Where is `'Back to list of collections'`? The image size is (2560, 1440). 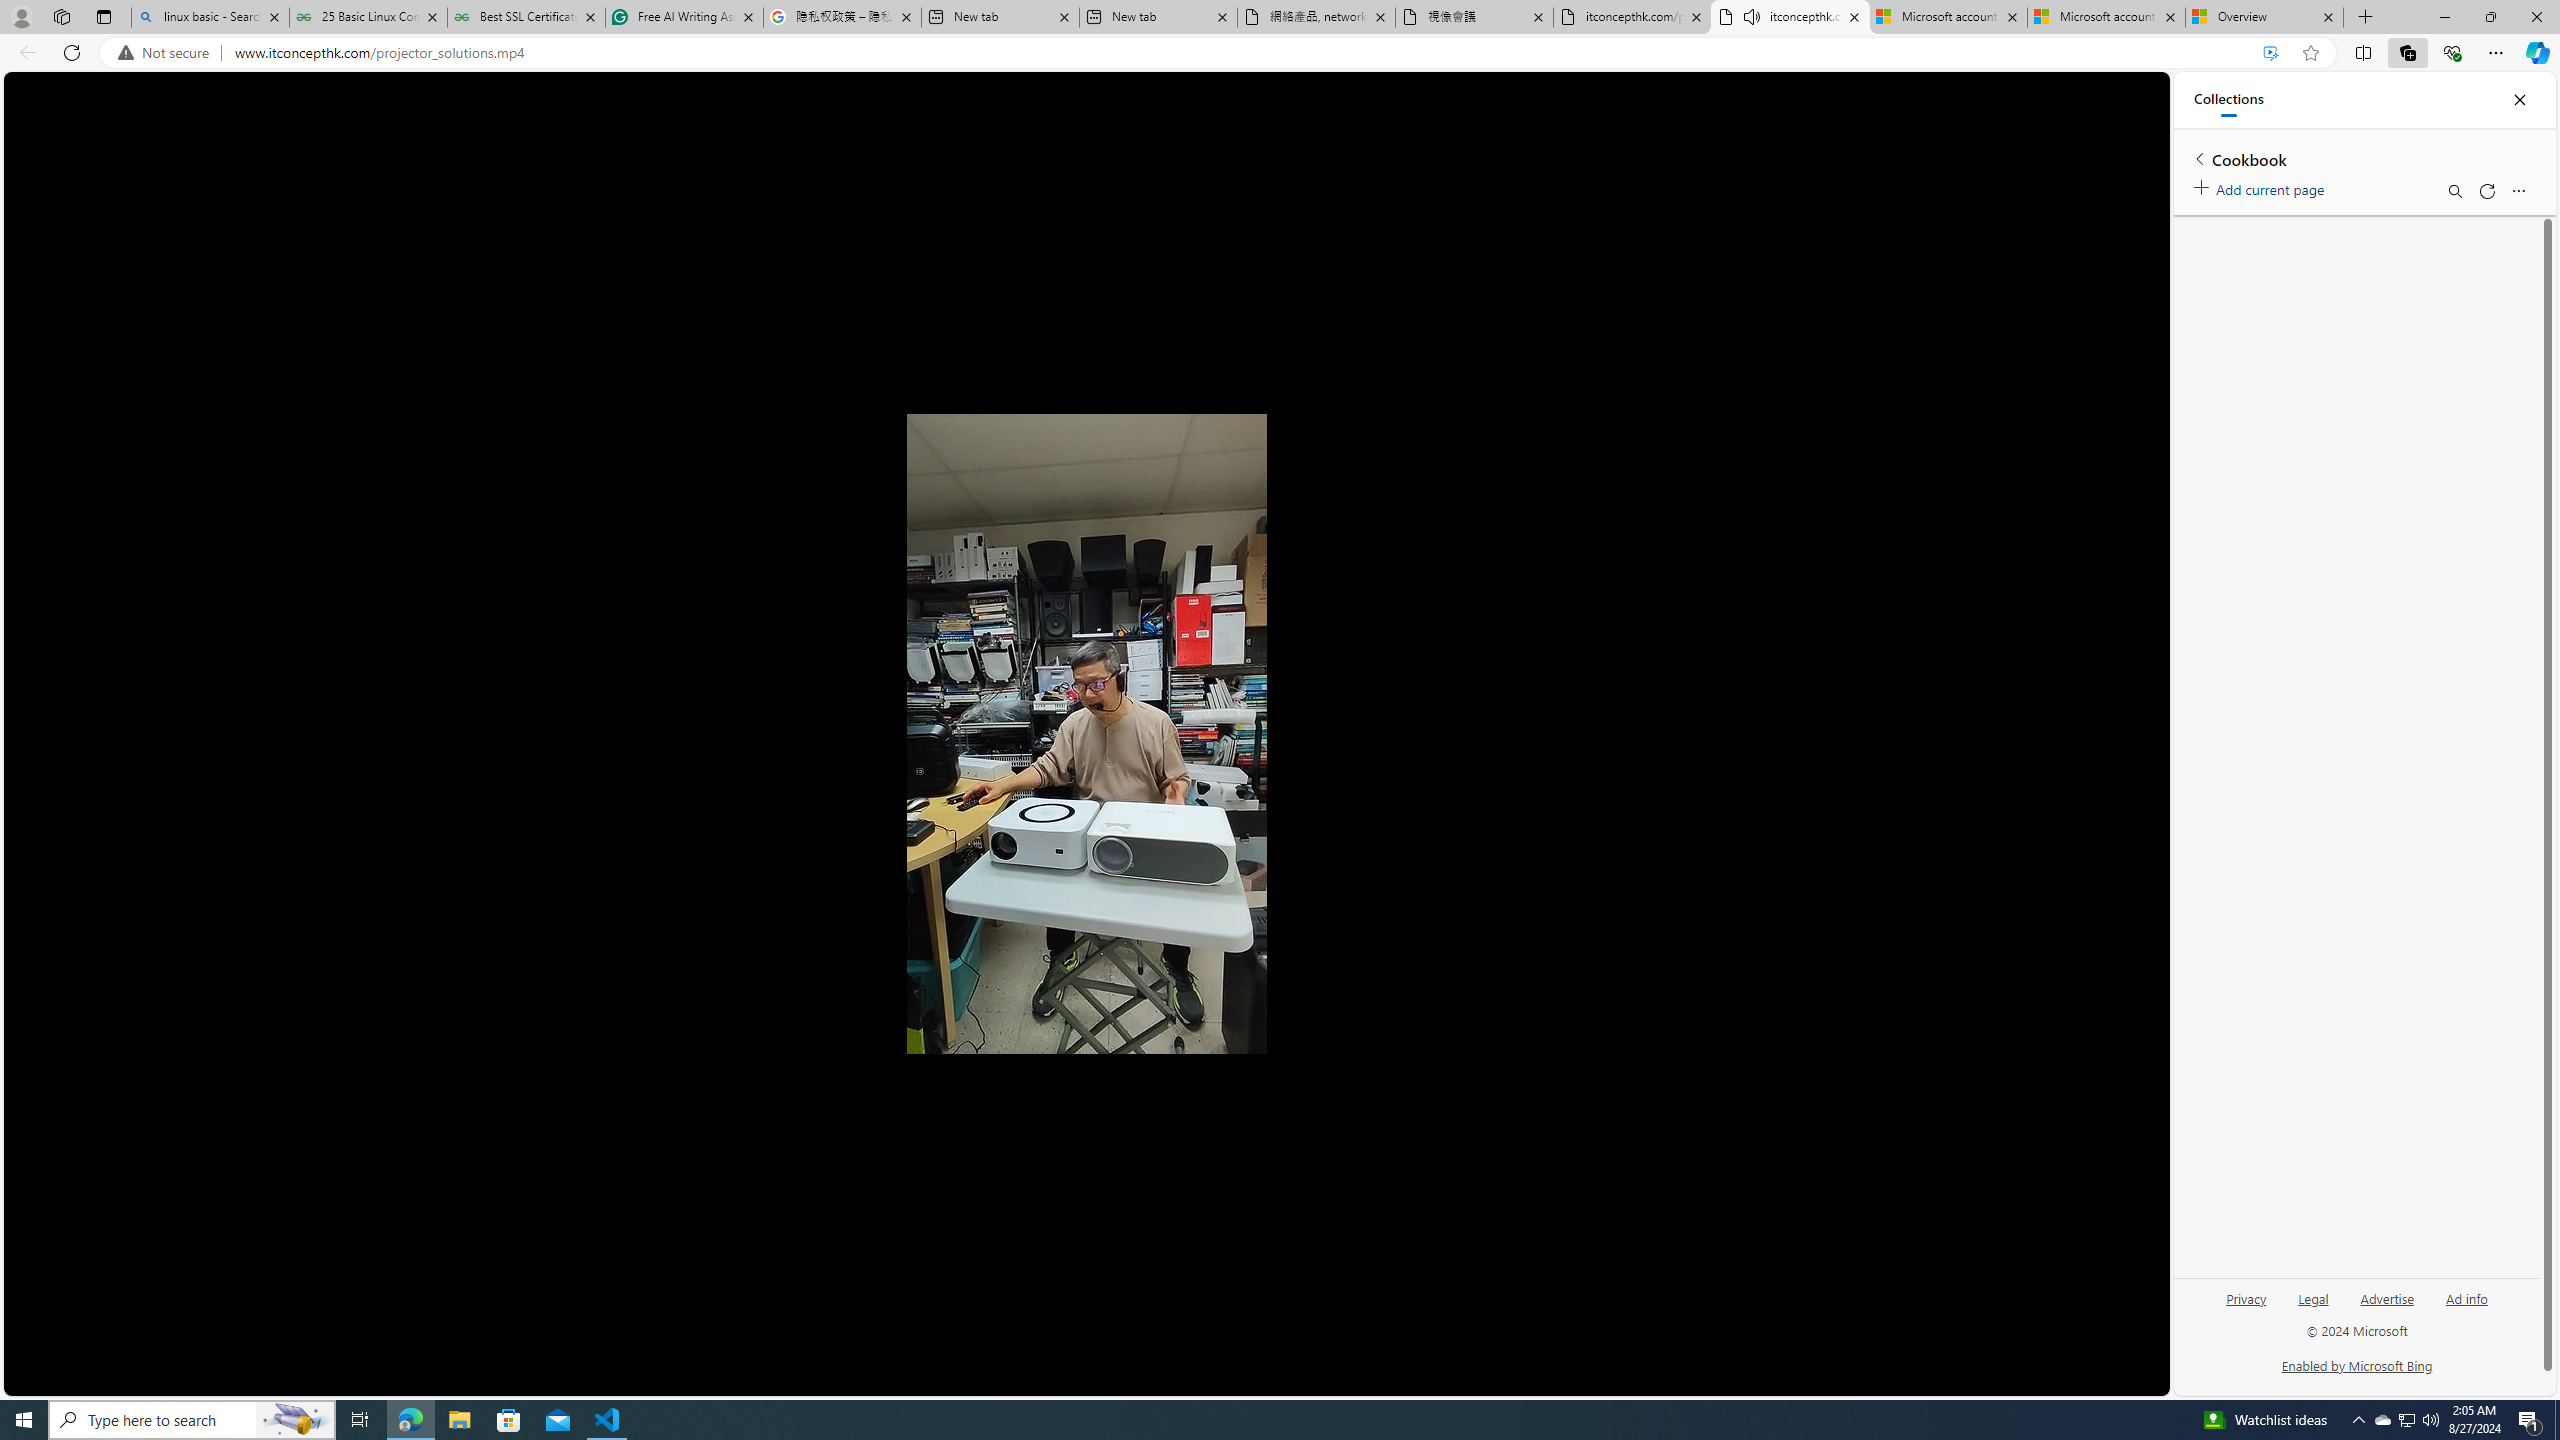
'Back to list of collections' is located at coordinates (2198, 158).